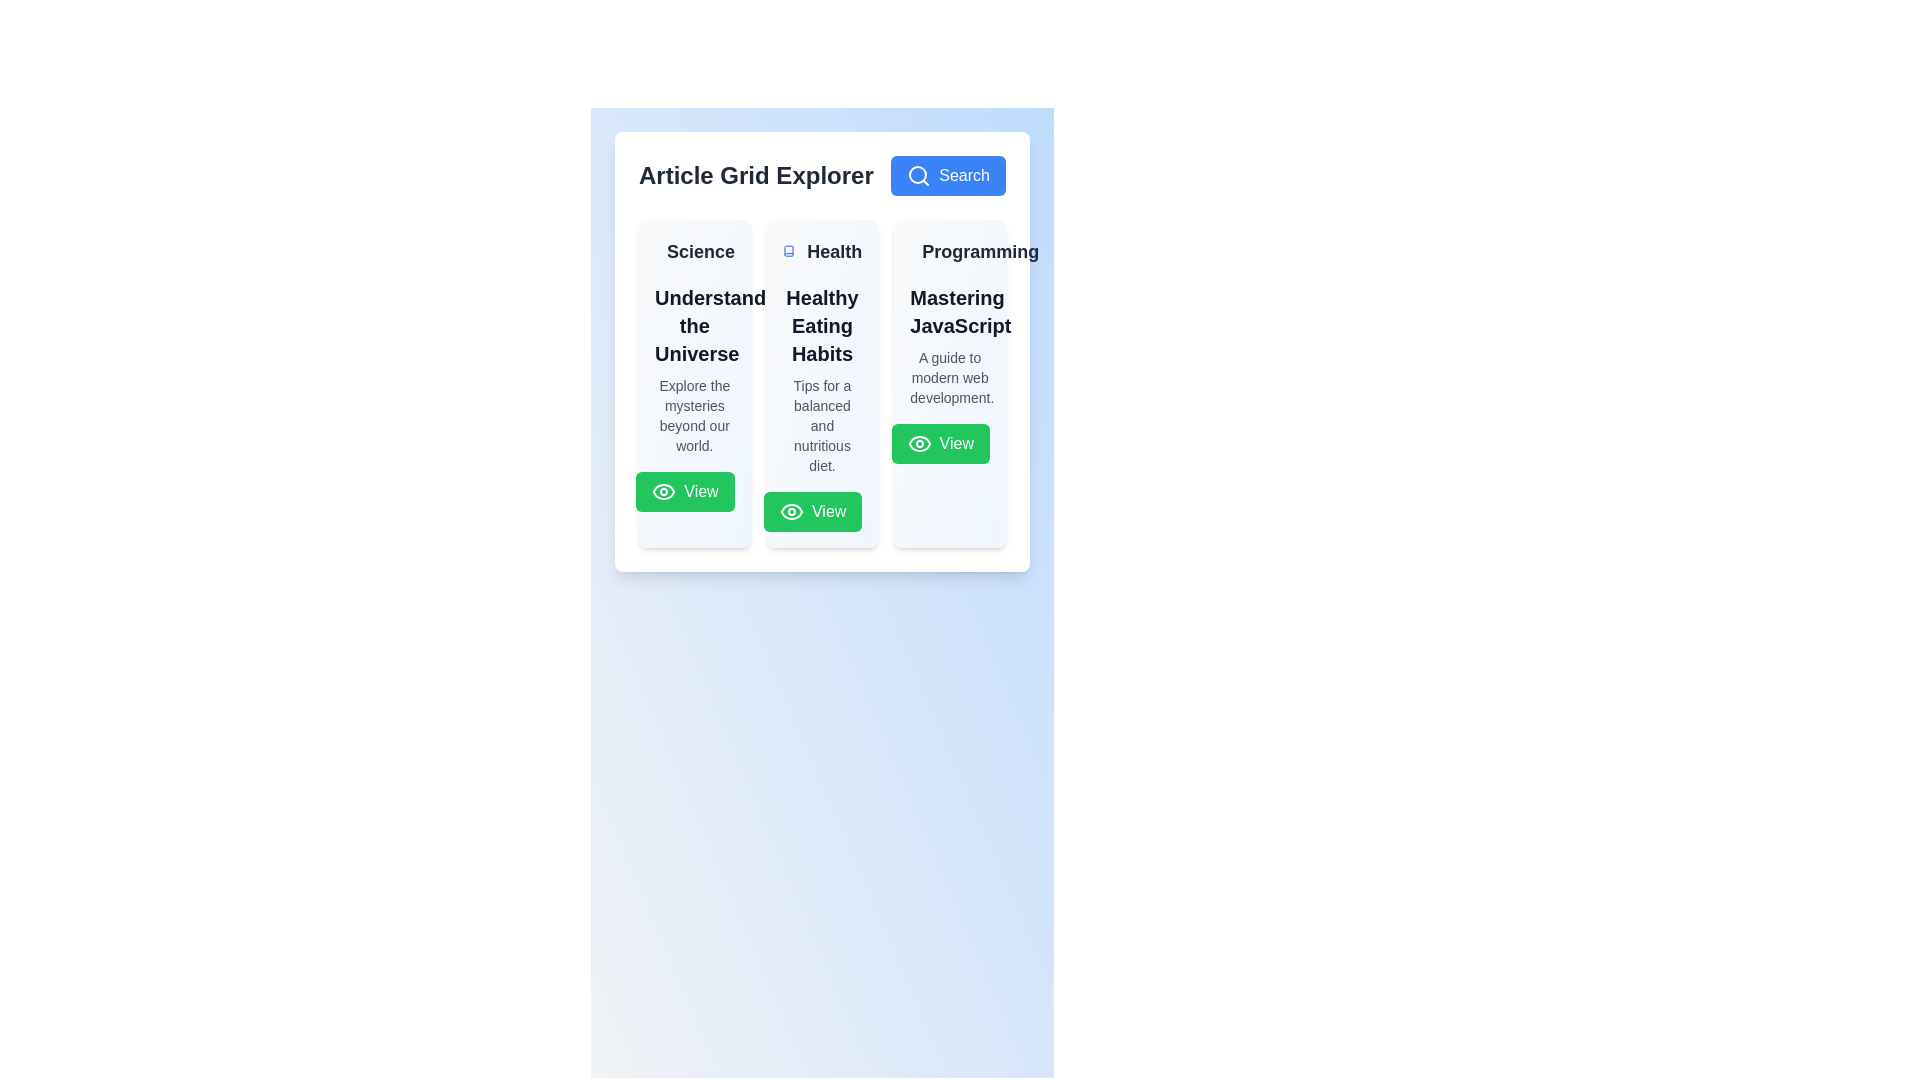 The width and height of the screenshot is (1920, 1080). Describe the element at coordinates (822, 511) in the screenshot. I see `the green 'View' button with an eye icon located at the bottom-right corner of the 'Healthy Eating Habits' card` at that location.